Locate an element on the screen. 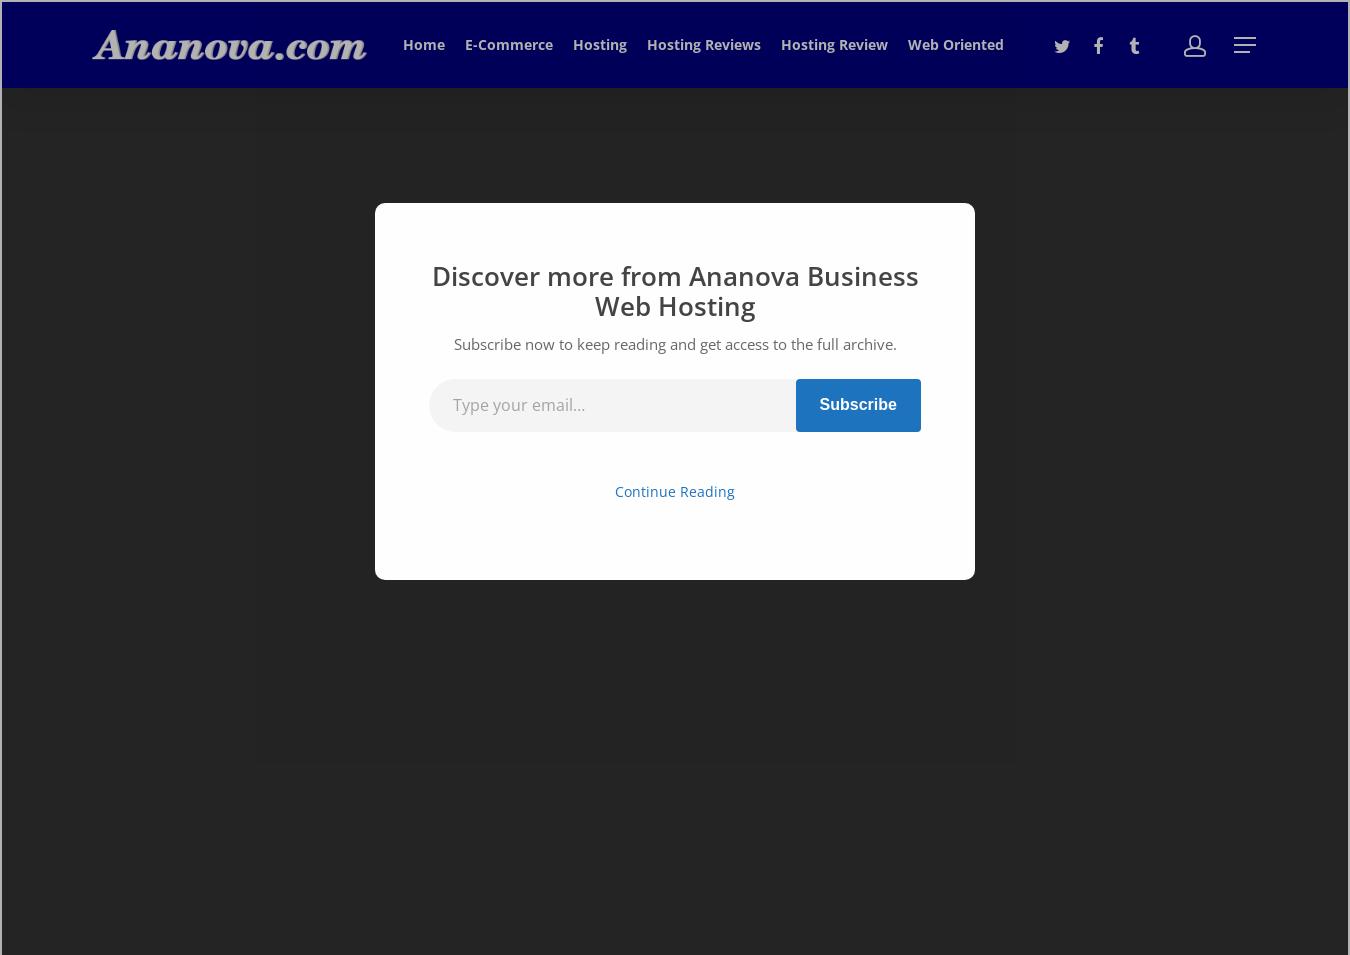 The width and height of the screenshot is (1350, 955). 'Discover more from Ananova Business Web Hosting' is located at coordinates (674, 290).